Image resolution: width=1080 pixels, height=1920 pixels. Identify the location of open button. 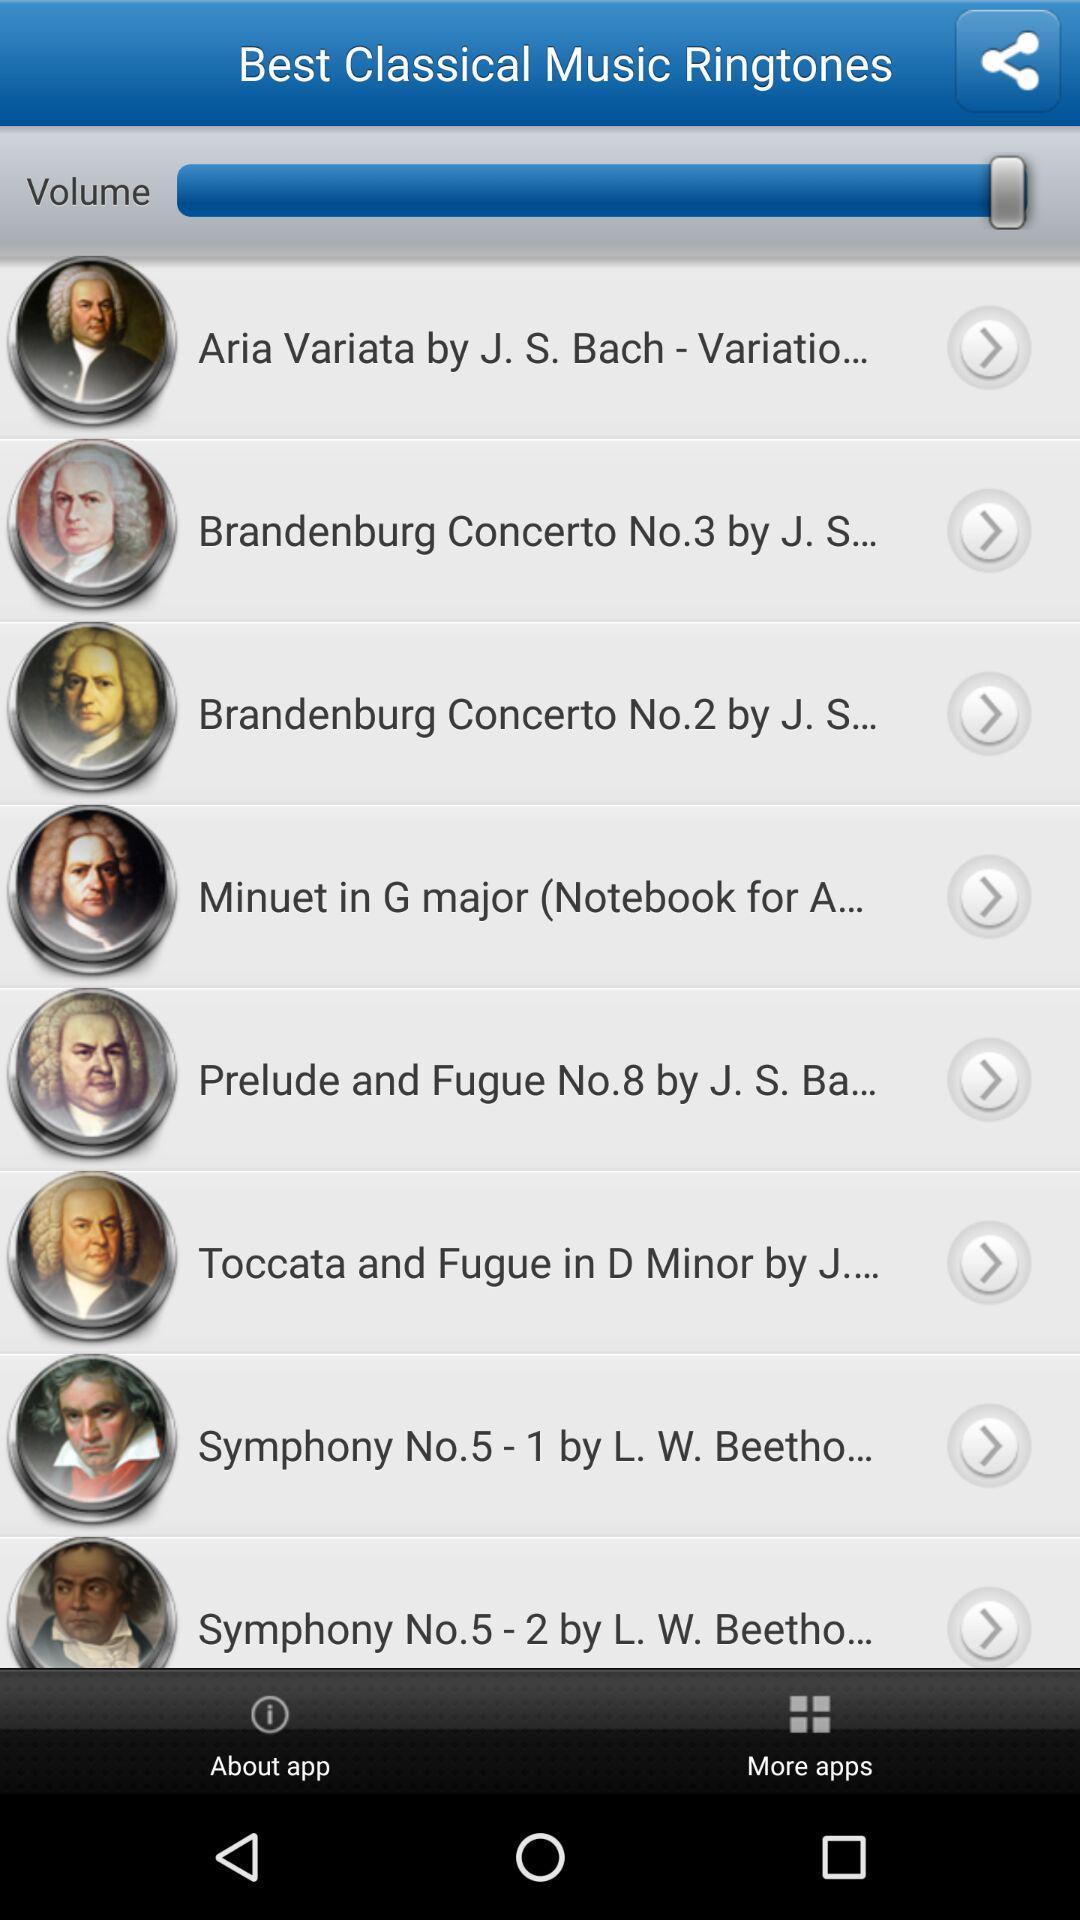
(987, 1077).